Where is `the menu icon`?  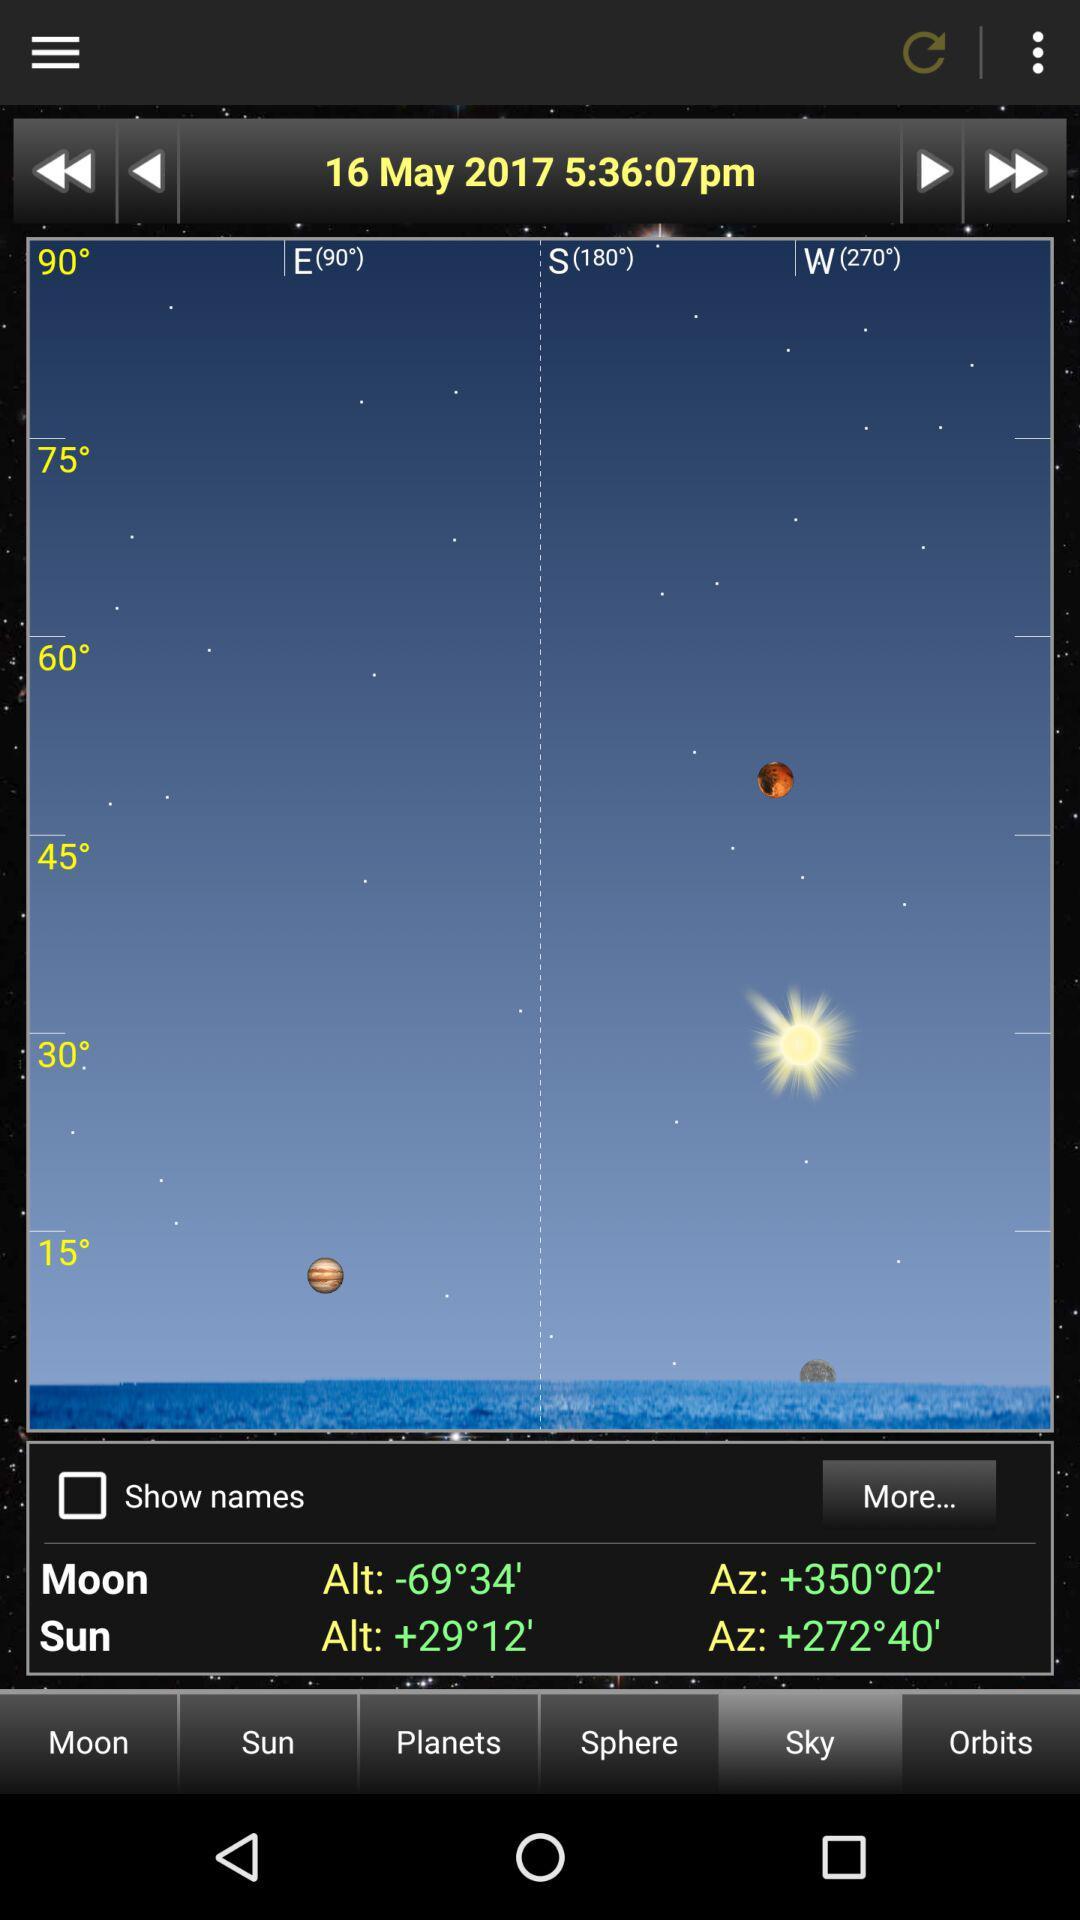
the menu icon is located at coordinates (54, 52).